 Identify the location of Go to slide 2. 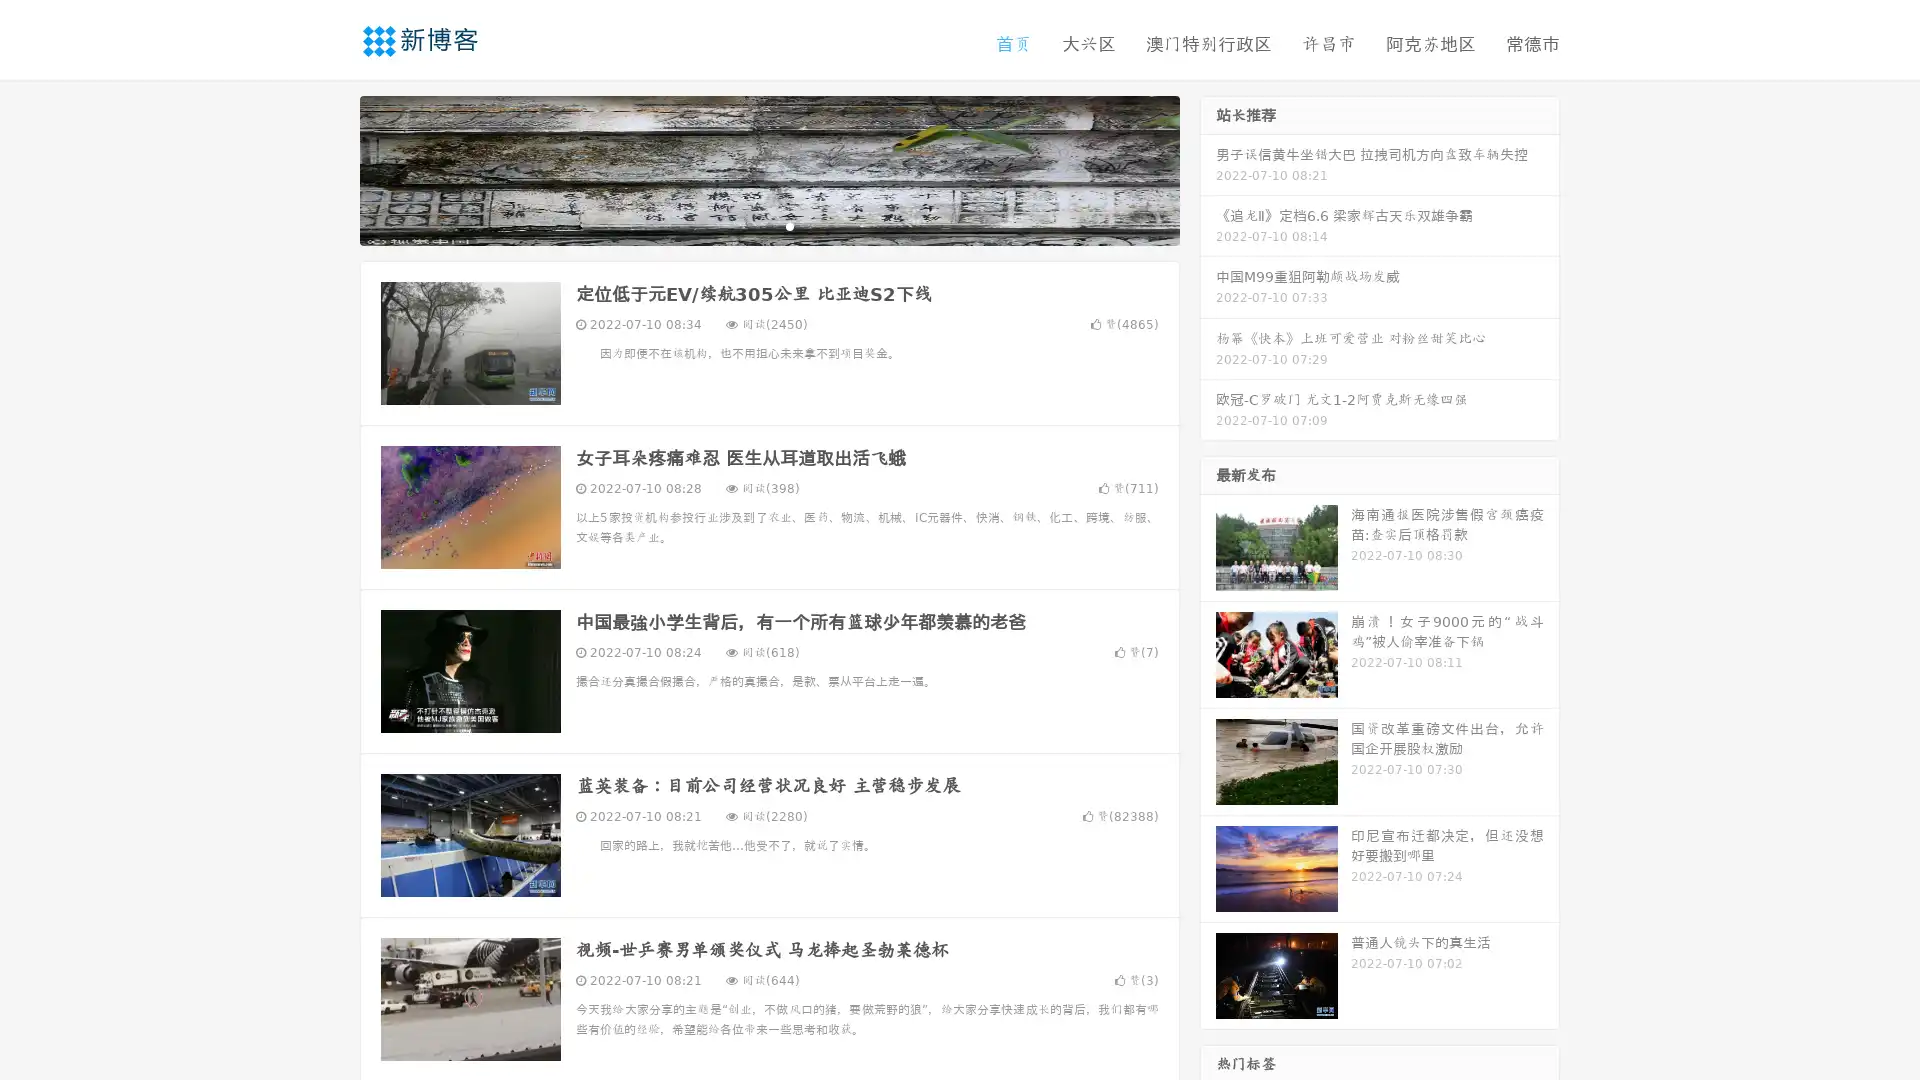
(768, 225).